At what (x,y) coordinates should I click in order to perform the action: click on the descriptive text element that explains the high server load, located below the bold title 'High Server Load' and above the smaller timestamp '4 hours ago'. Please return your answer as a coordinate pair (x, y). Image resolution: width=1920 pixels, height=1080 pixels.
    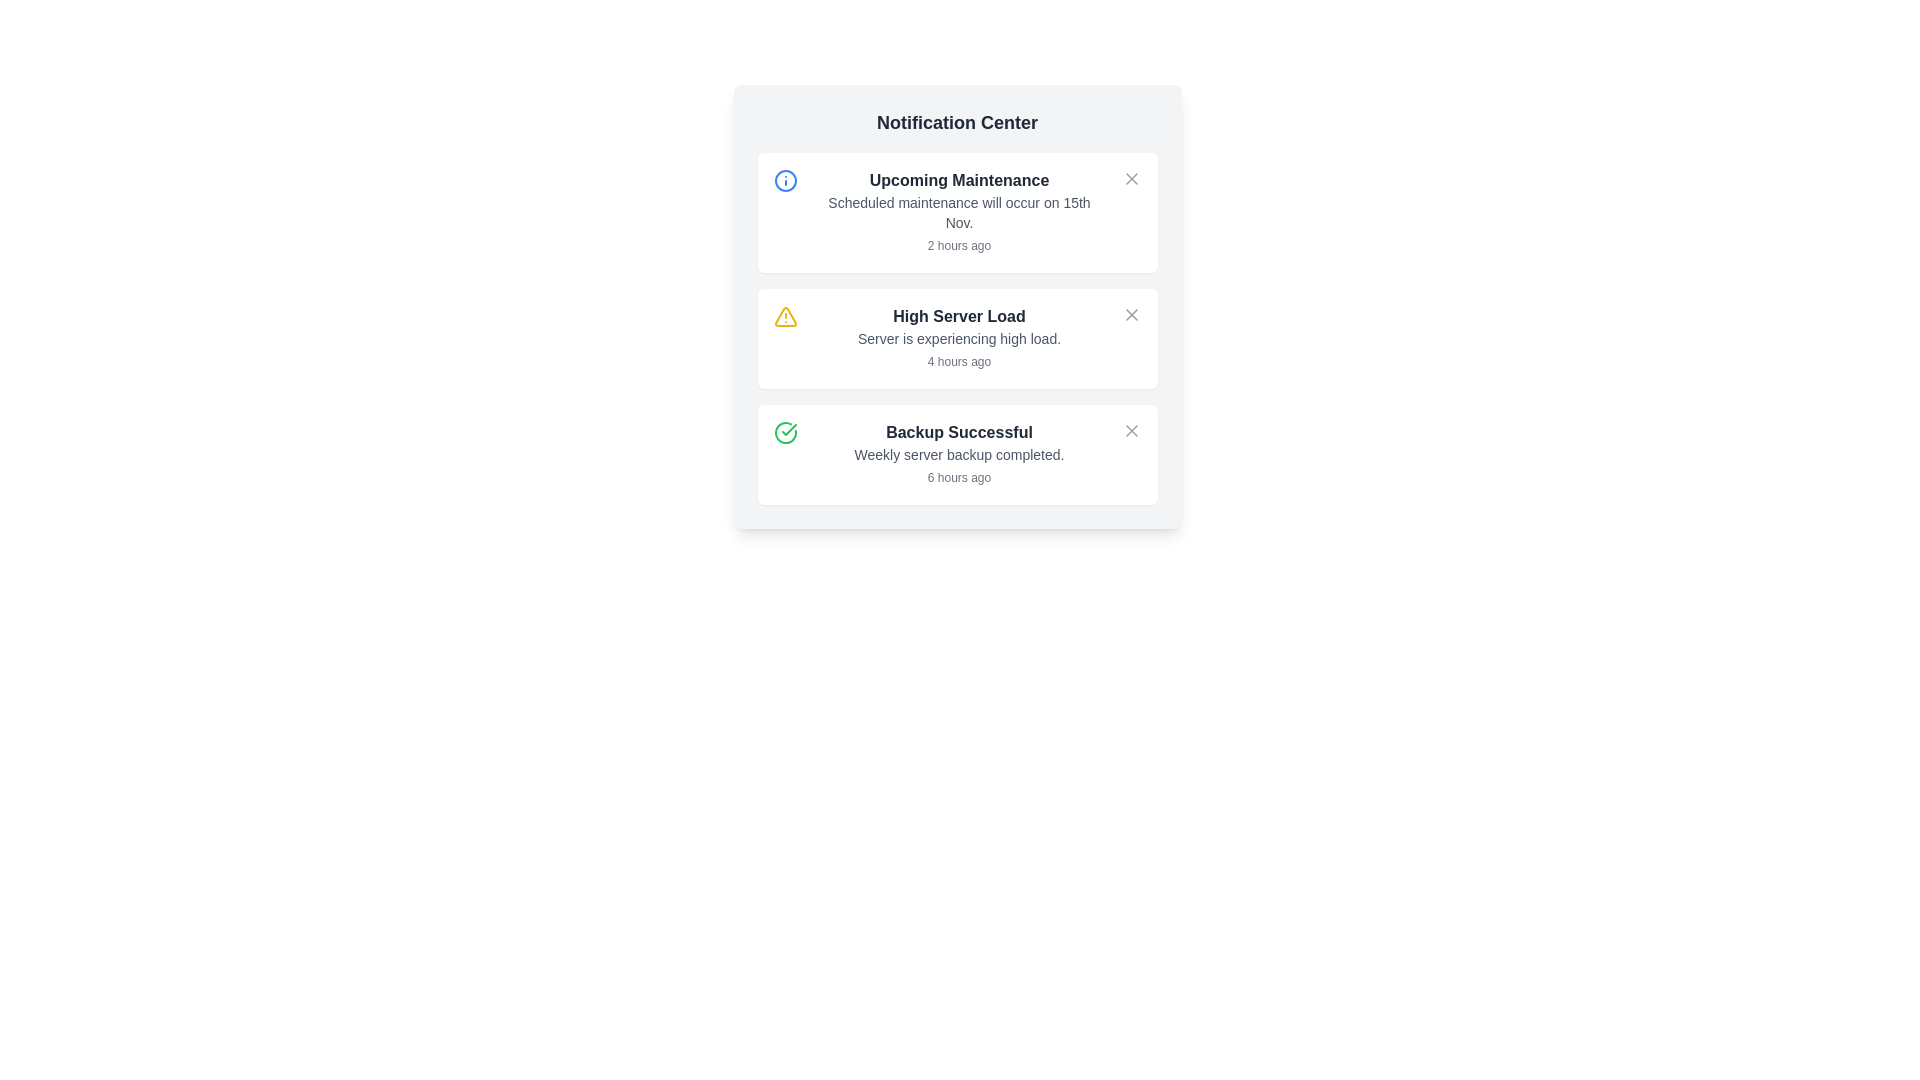
    Looking at the image, I should click on (958, 338).